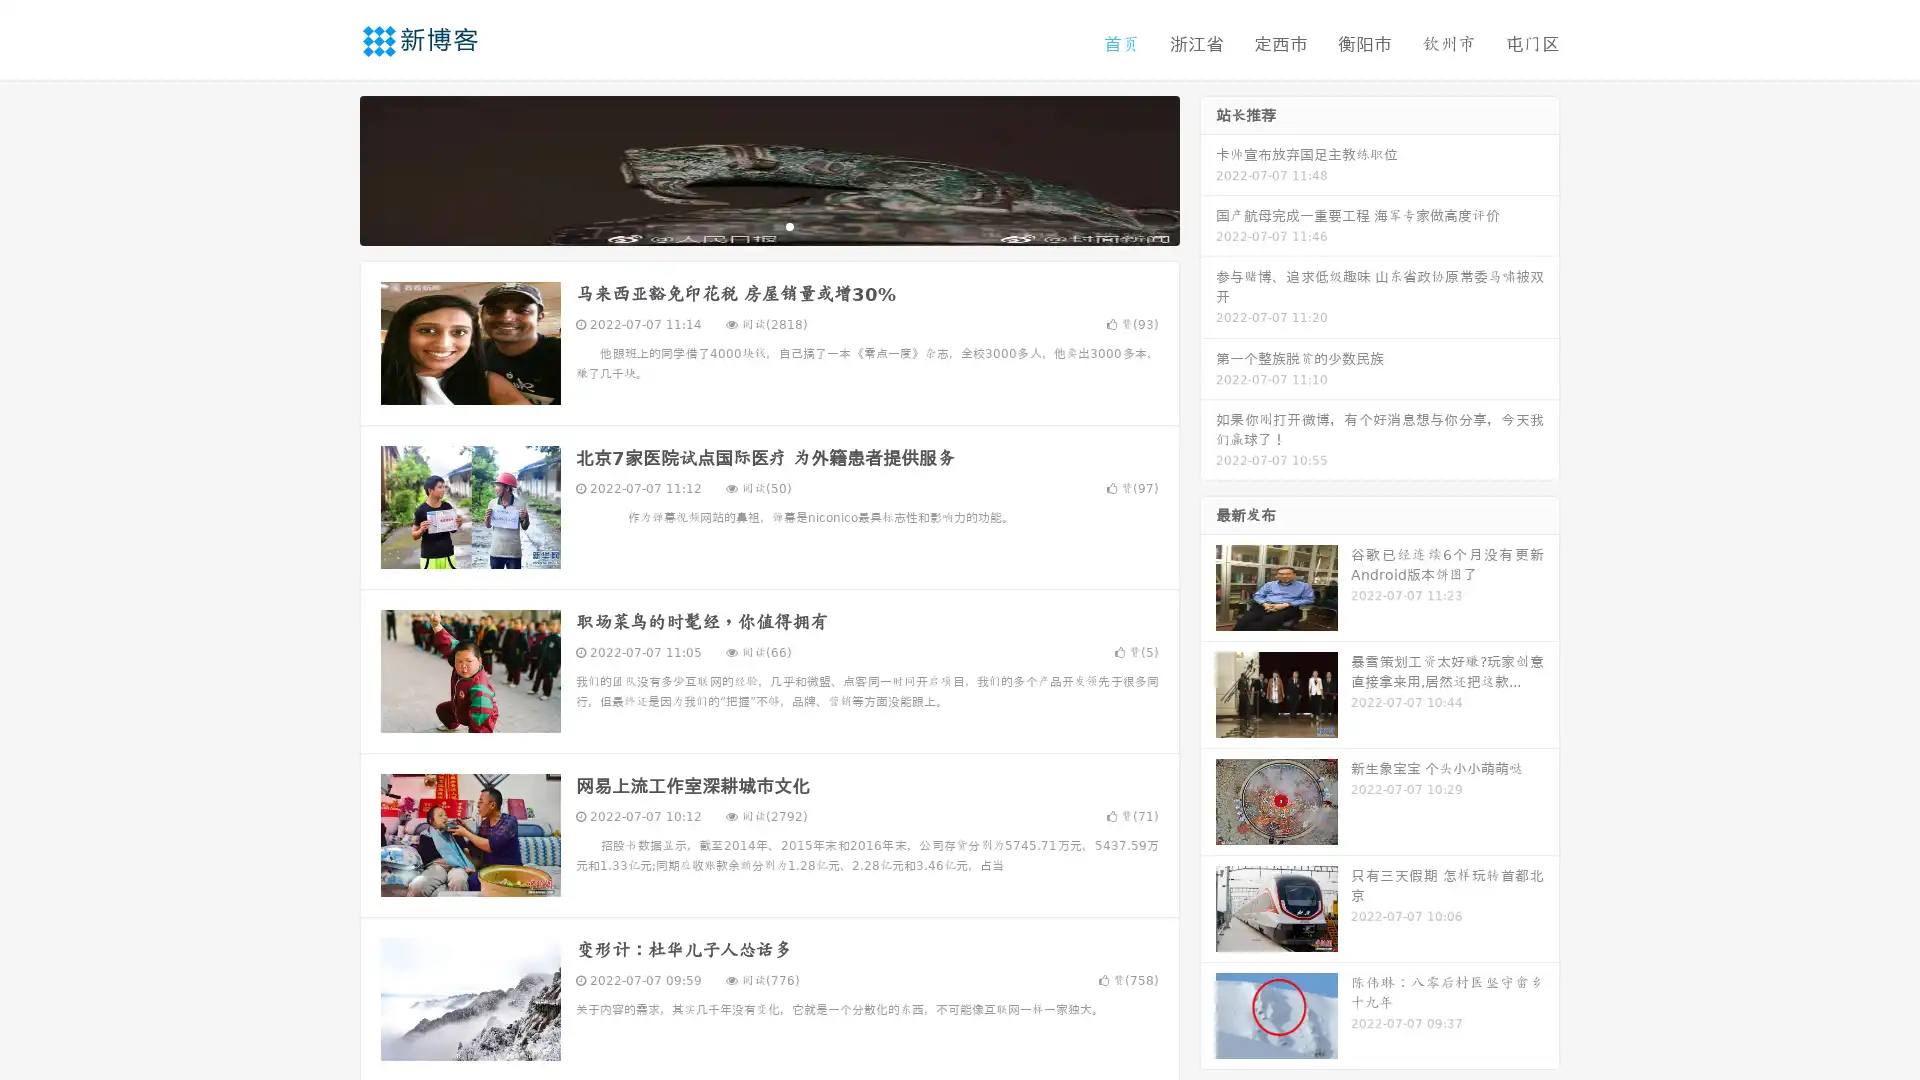  What do you see at coordinates (330, 168) in the screenshot?
I see `Previous slide` at bounding box center [330, 168].